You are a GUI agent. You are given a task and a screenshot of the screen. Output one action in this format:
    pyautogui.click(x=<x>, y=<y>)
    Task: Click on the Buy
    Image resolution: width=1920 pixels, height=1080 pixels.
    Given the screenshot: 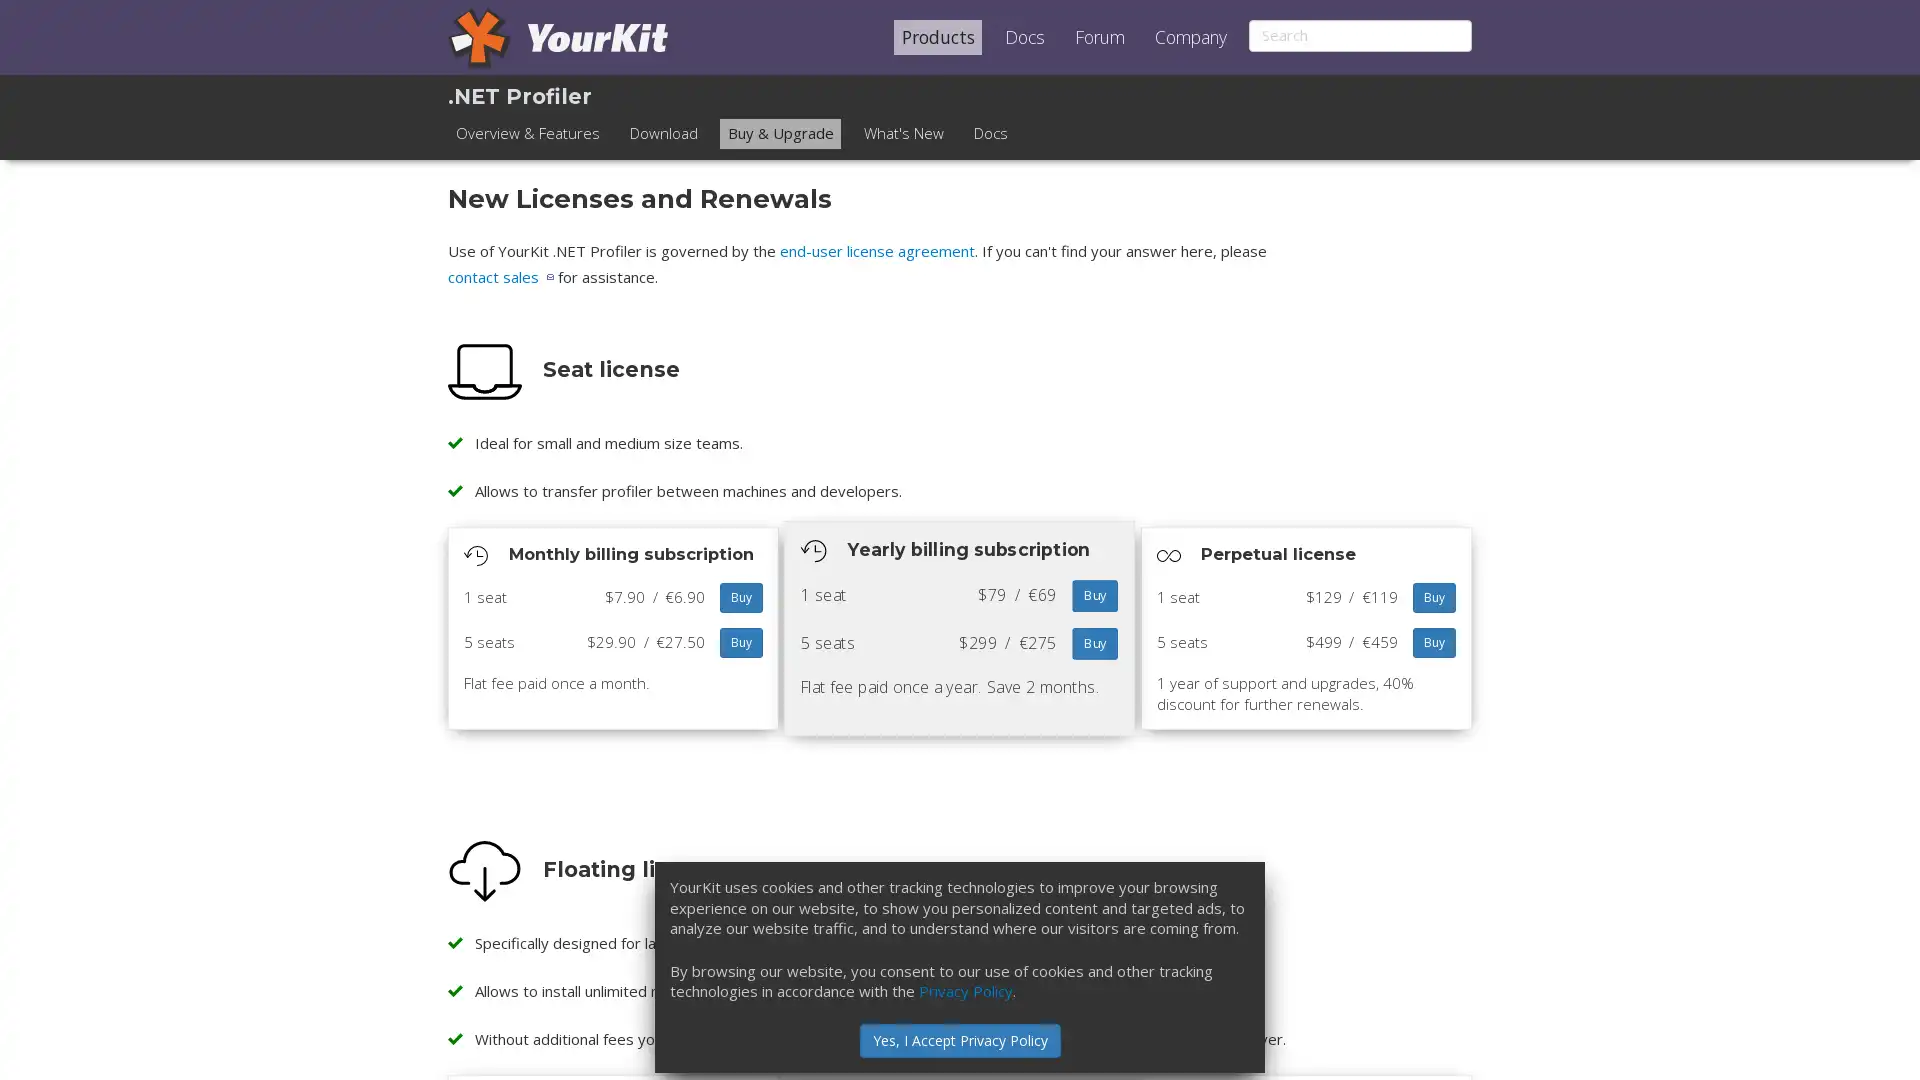 What is the action you would take?
    pyautogui.click(x=1432, y=596)
    